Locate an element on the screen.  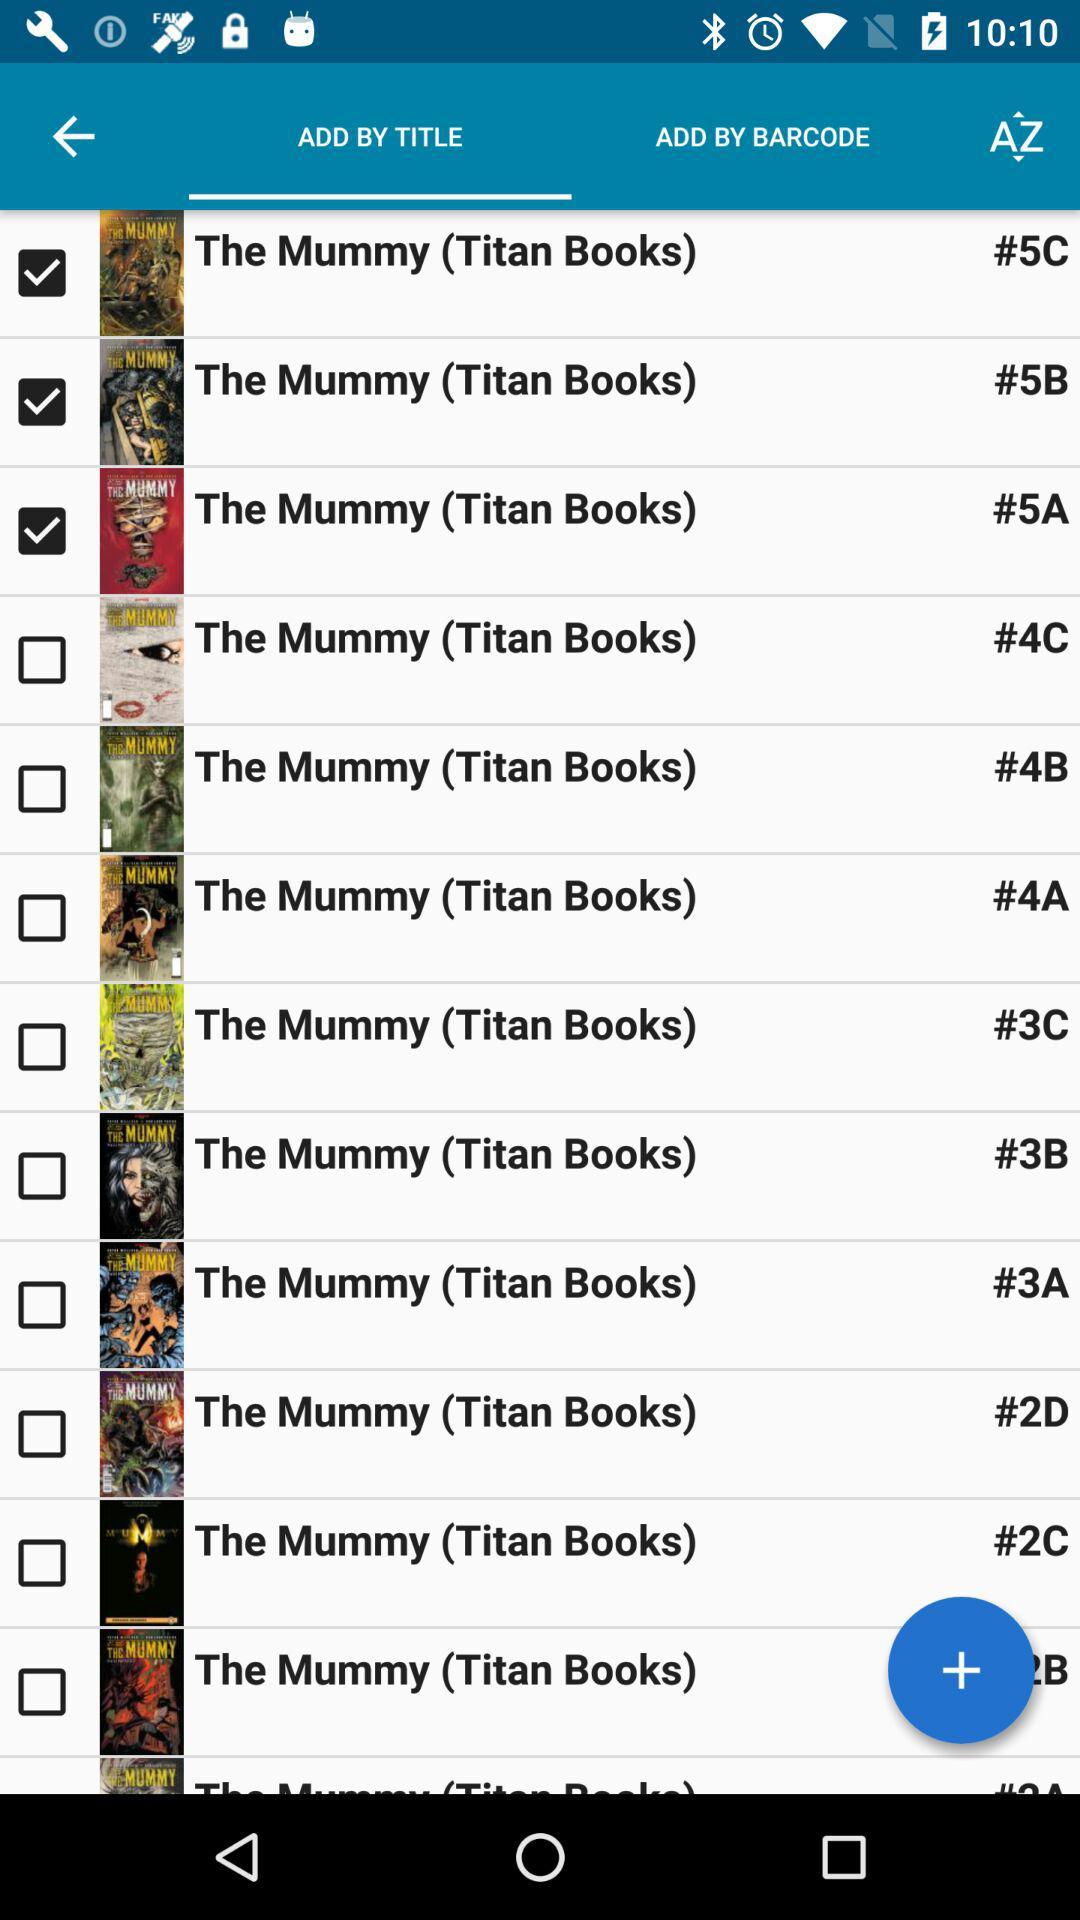
thumbnail image icon is located at coordinates (140, 1433).